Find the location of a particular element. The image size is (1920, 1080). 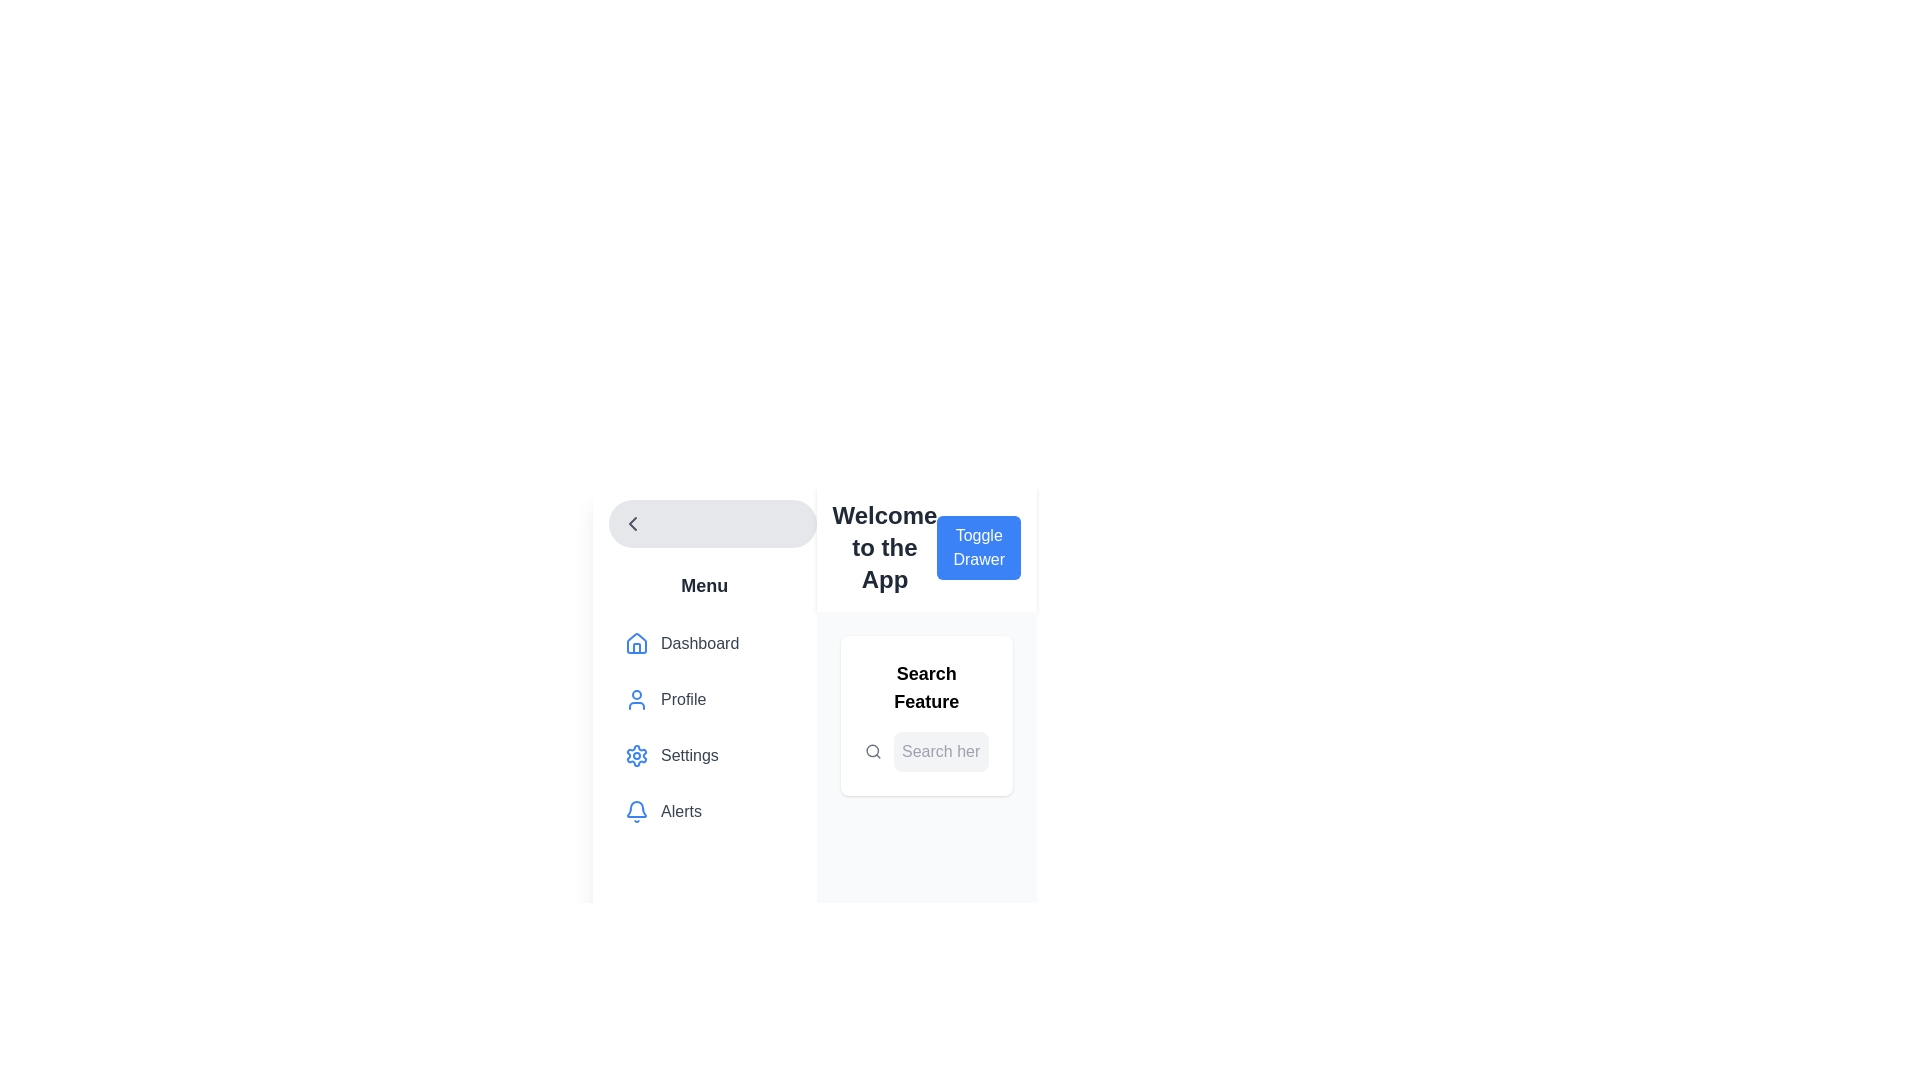

the search input field located in the right section of the interface under the header 'Welcome to the App' to type a search query is located at coordinates (925, 715).